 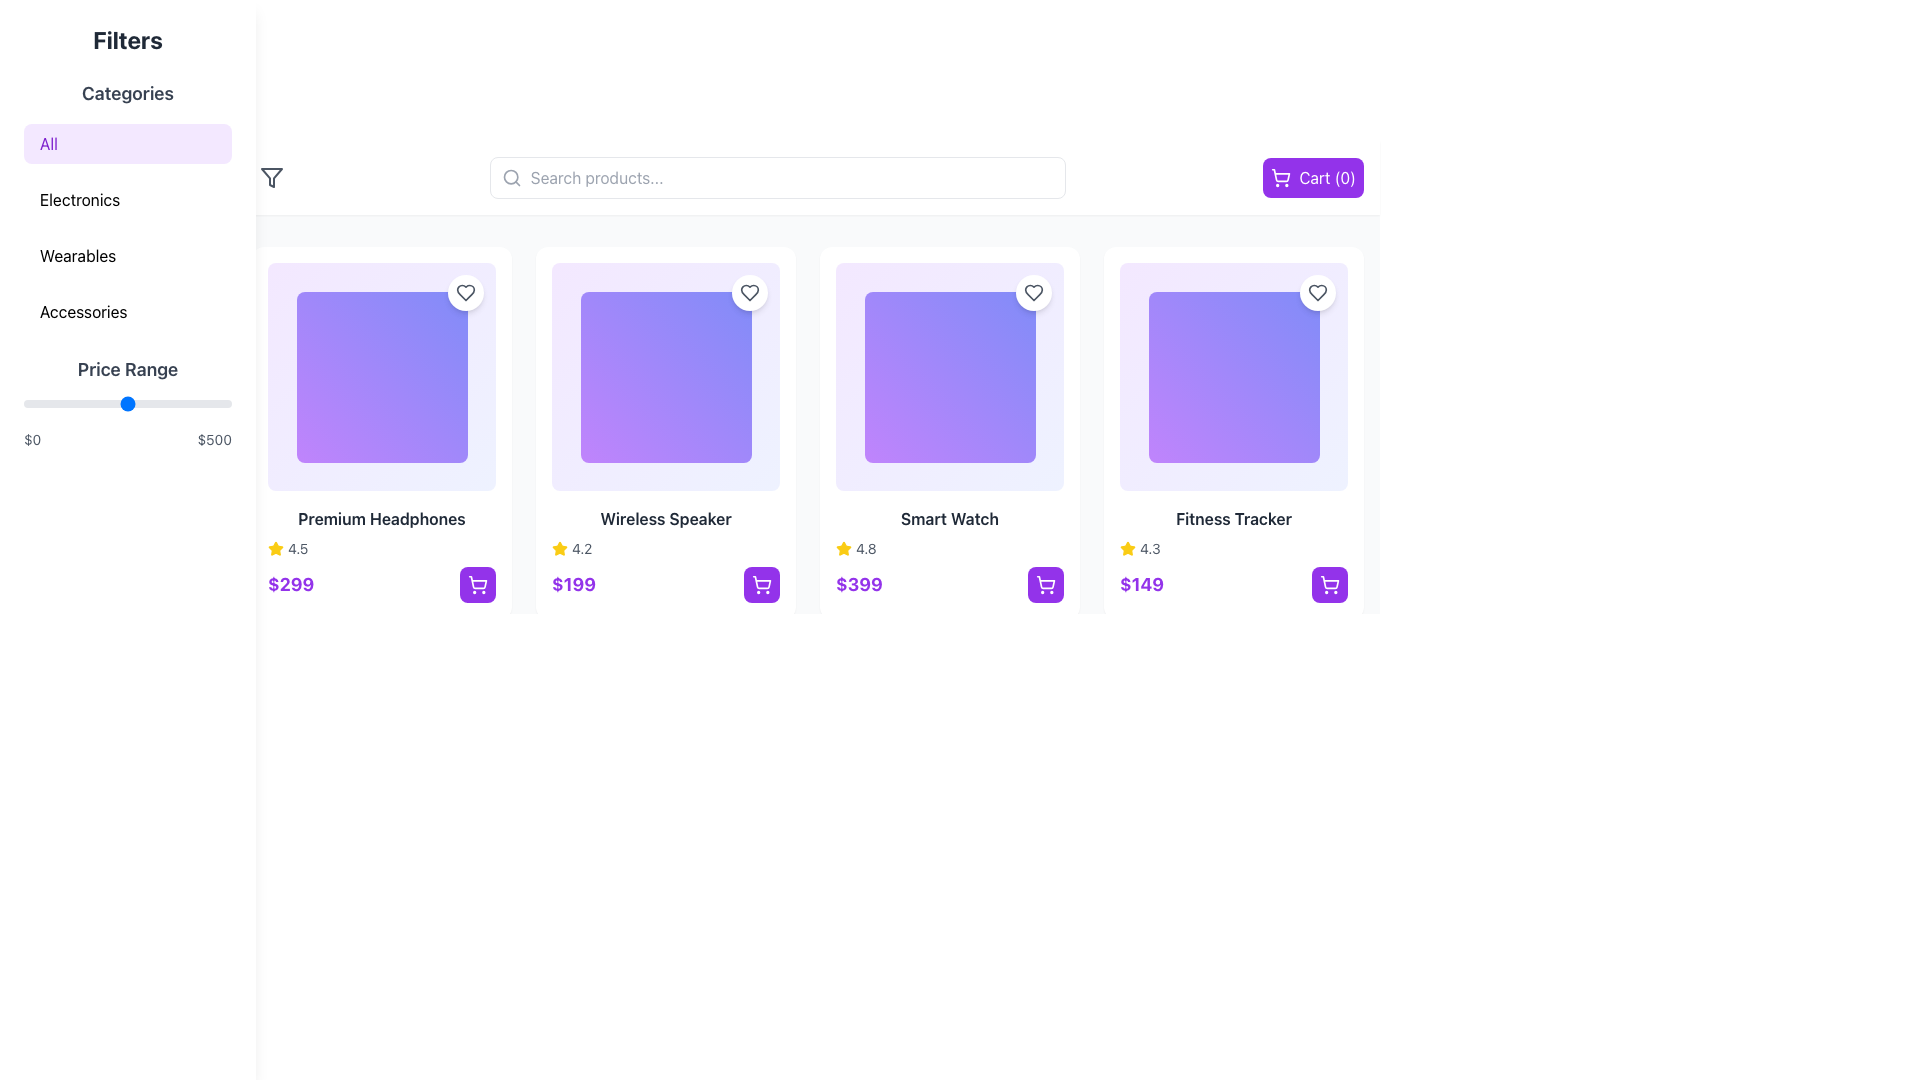 I want to click on the heart-shaped favorite icon located in the top-right corner of the Smart Watch product tile to change its color from gray to pink, so click(x=1033, y=293).